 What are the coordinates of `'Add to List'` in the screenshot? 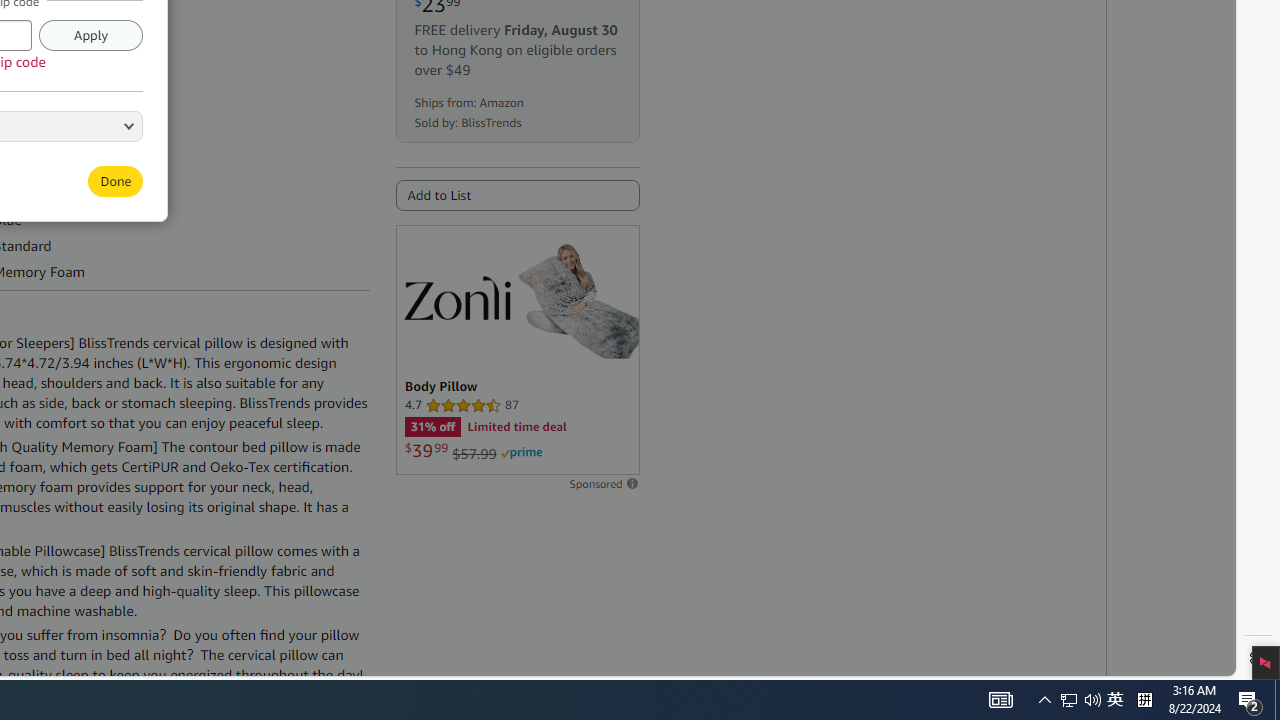 It's located at (517, 195).